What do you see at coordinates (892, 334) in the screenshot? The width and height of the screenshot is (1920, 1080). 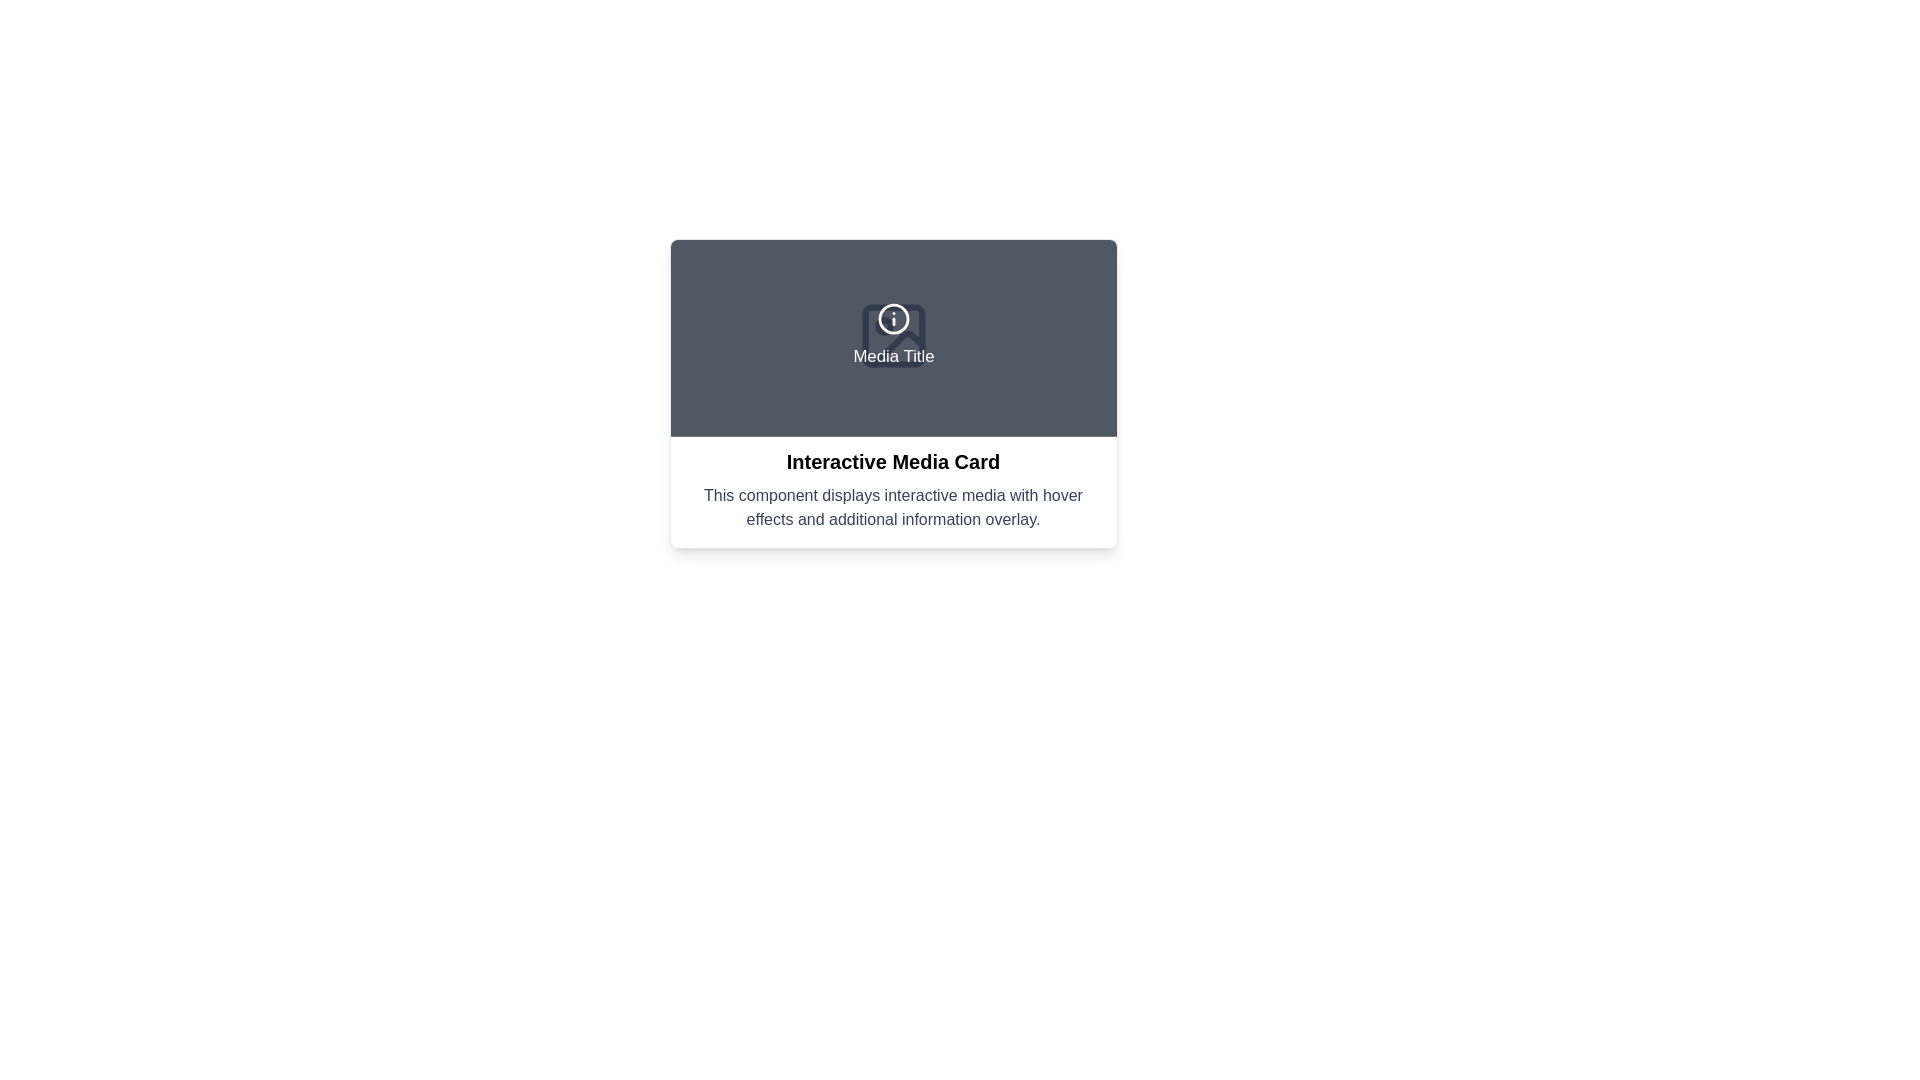 I see `the gray icon with a simple stroke design located centrally in the dark header section of the card interface` at bounding box center [892, 334].